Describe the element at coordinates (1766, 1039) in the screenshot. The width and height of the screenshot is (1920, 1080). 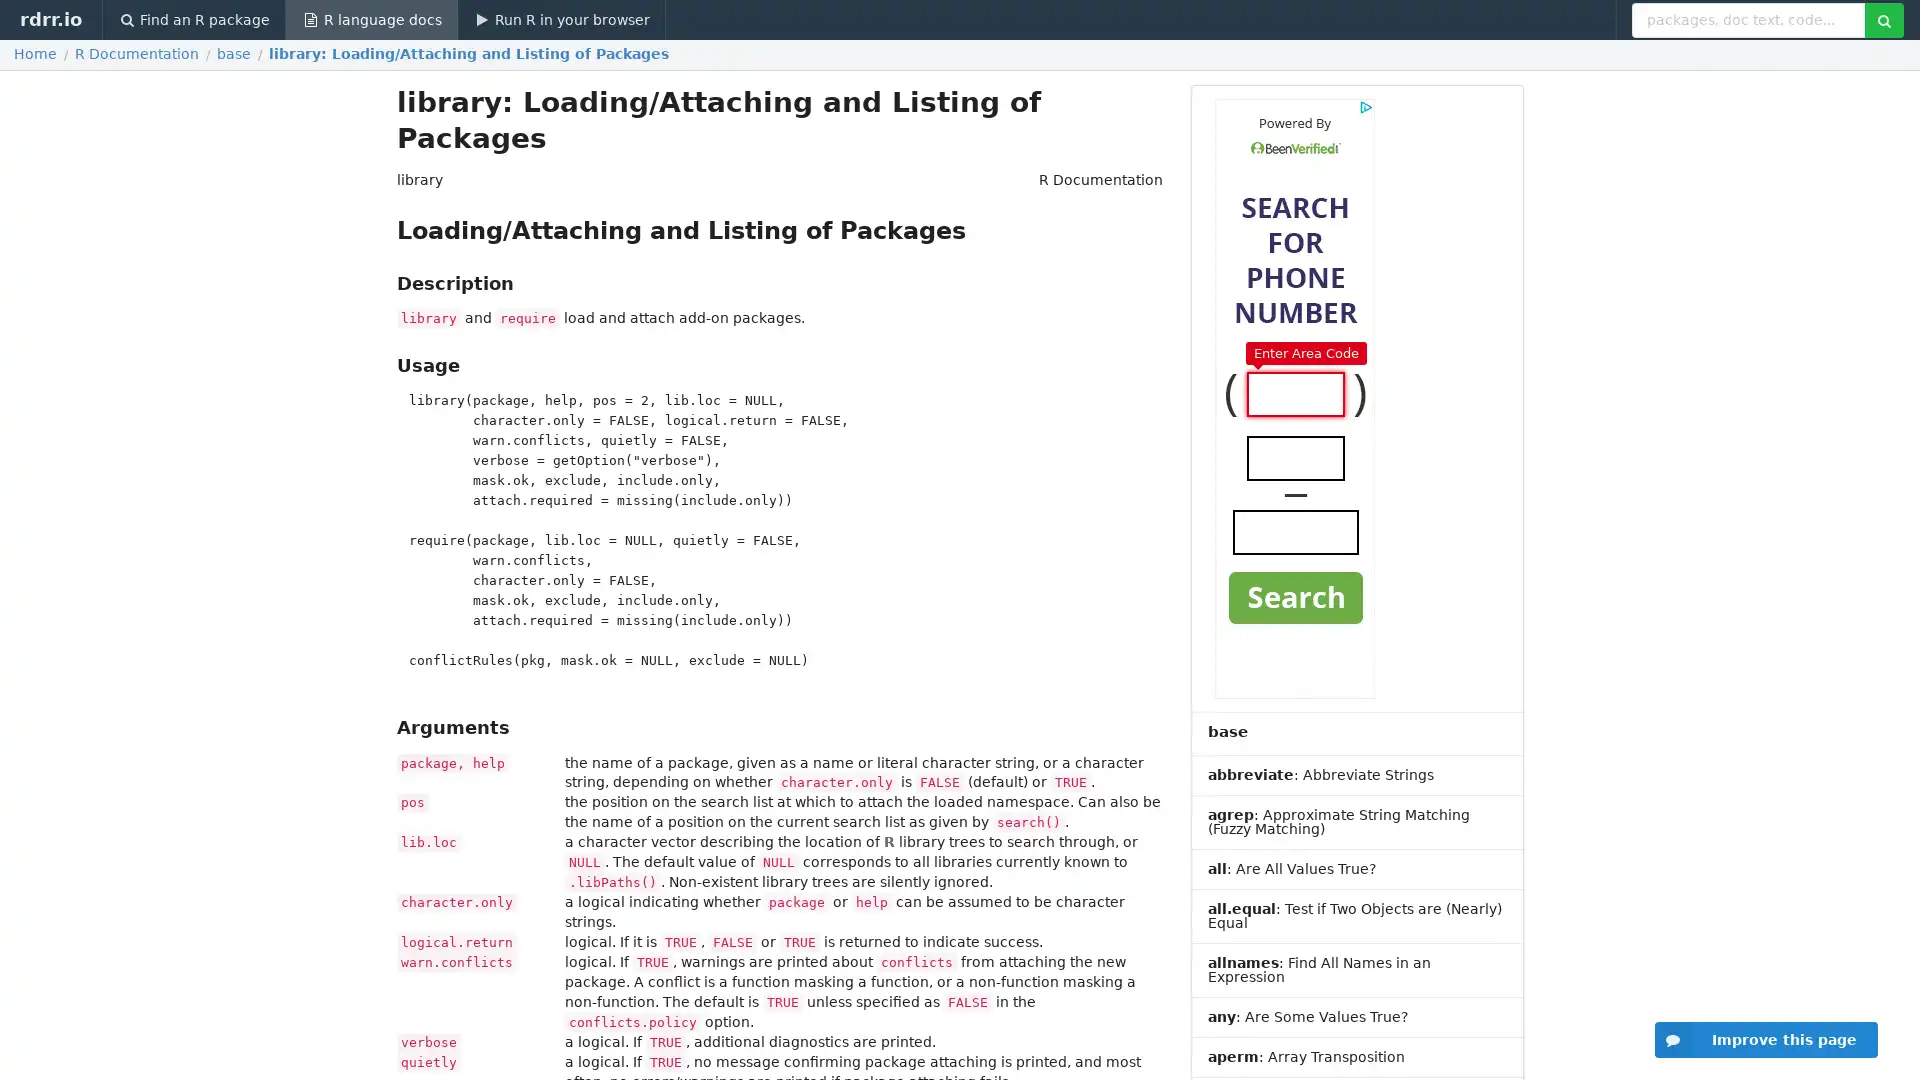
I see `Improve this page` at that location.